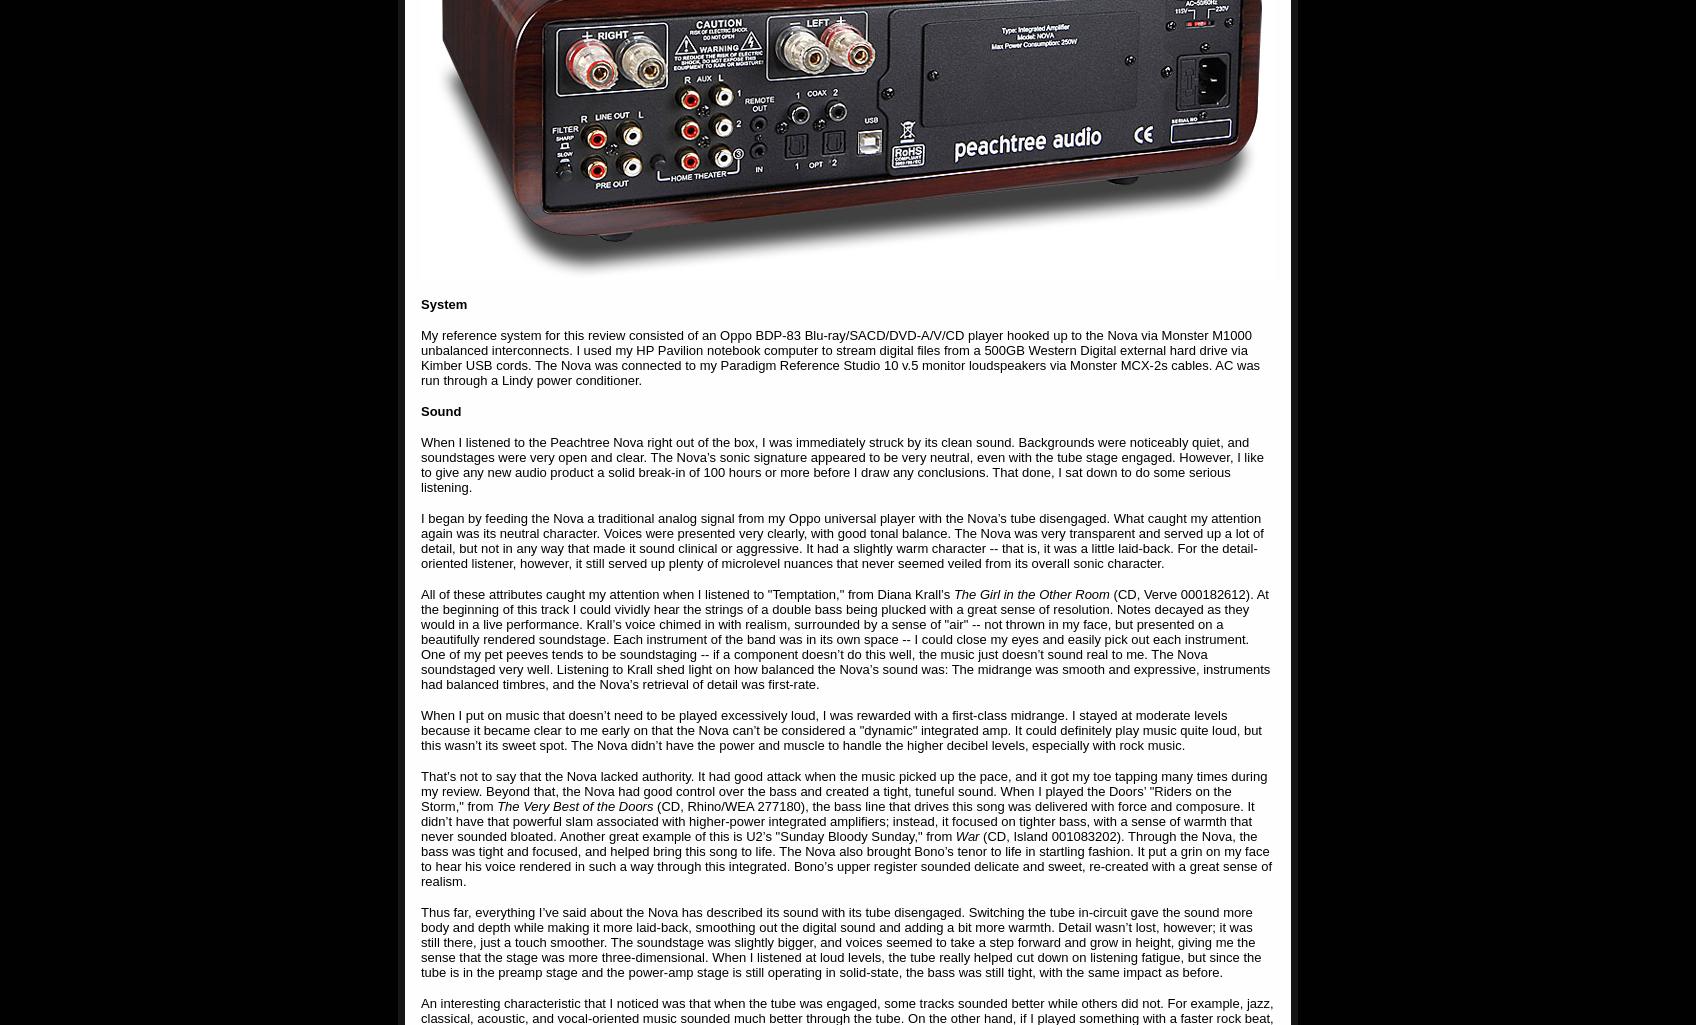  Describe the element at coordinates (839, 357) in the screenshot. I see `'My reference system for this review consisted of an Oppo
            BDP-83 Blu-ray/SACD/DVD-A/V/CD player hooked up to the Nova via Monster M1000 unbalanced
            interconnects. I used my HP Pavilion notebook computer to stream digital files from a
            500GB Western Digital external hard drive via Kimber USB cords. The Nova was connected to
            my Paradigm Reference Studio 10 v.5 monitor loudspeakers via Monster MCX-2s cables. AC was
            run through a Lindy power conditioner.'` at that location.